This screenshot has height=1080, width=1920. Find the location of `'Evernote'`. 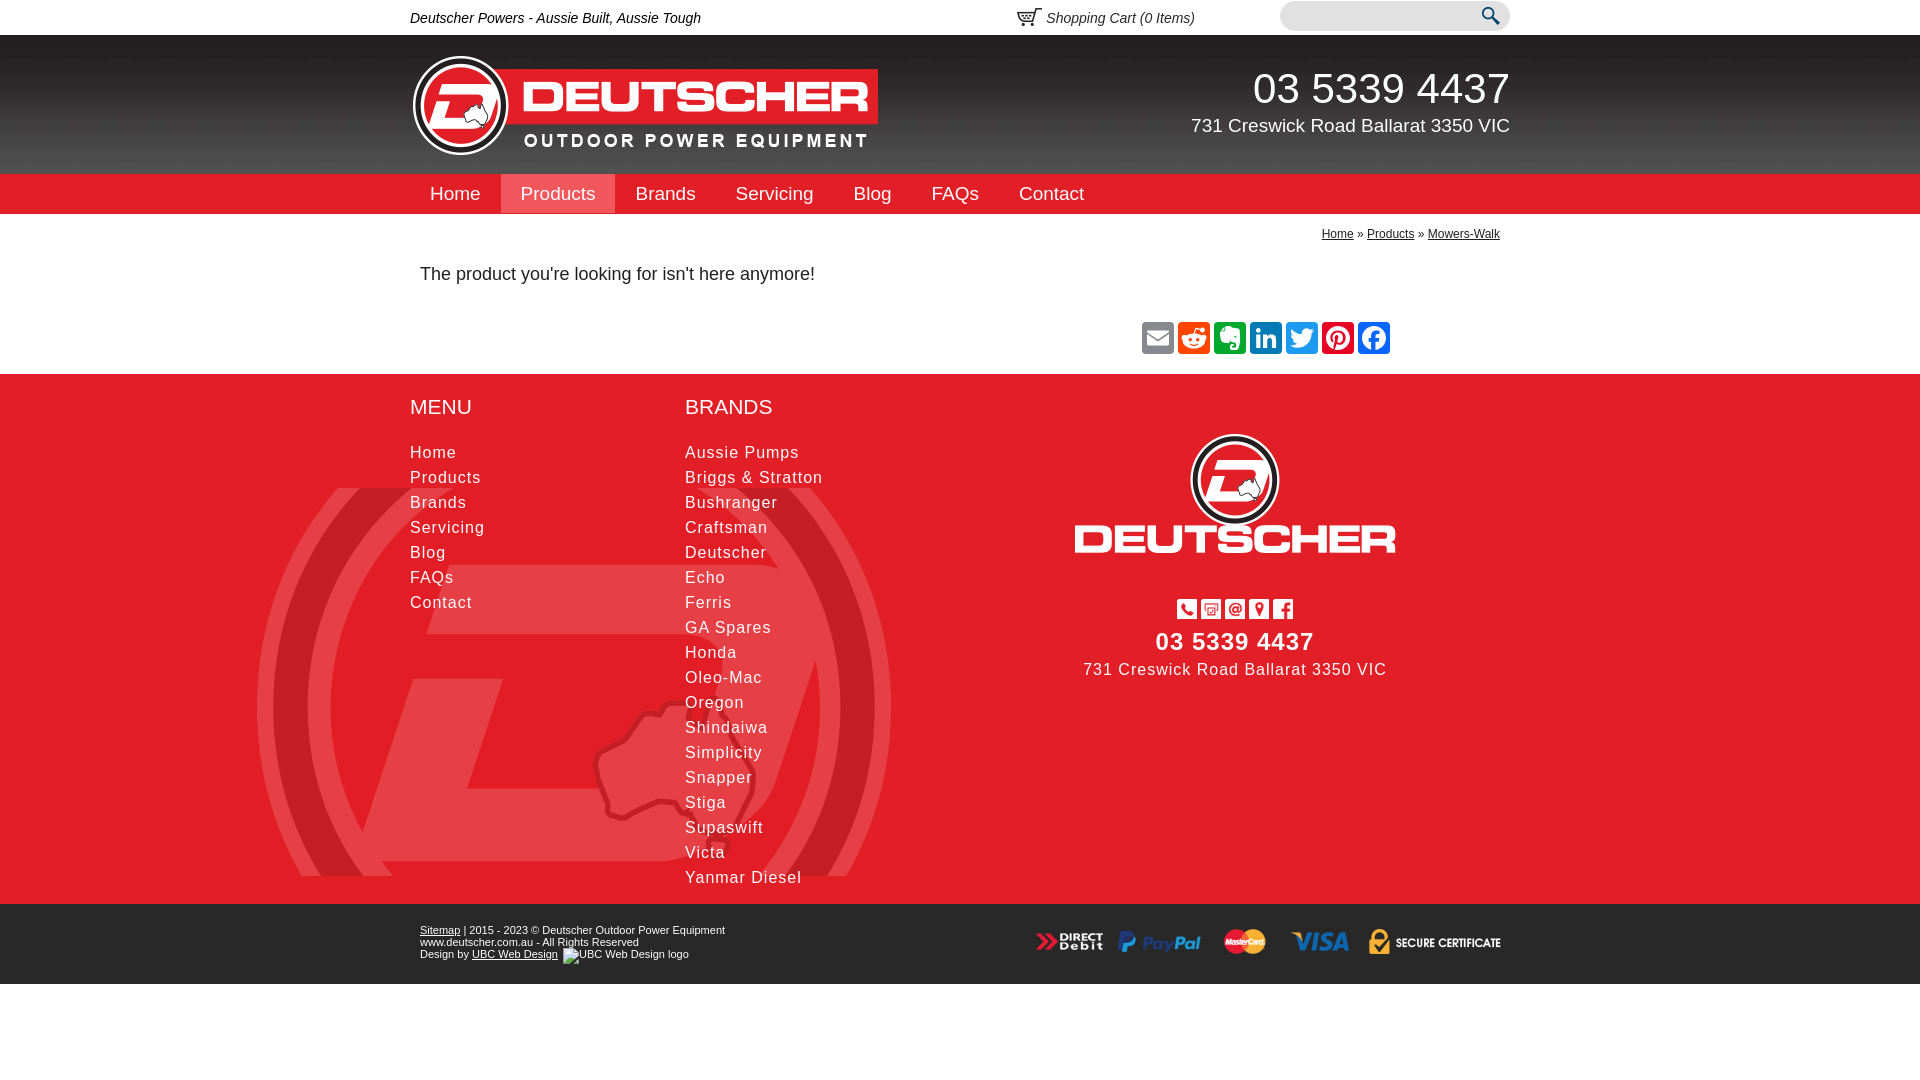

'Evernote' is located at coordinates (1228, 337).